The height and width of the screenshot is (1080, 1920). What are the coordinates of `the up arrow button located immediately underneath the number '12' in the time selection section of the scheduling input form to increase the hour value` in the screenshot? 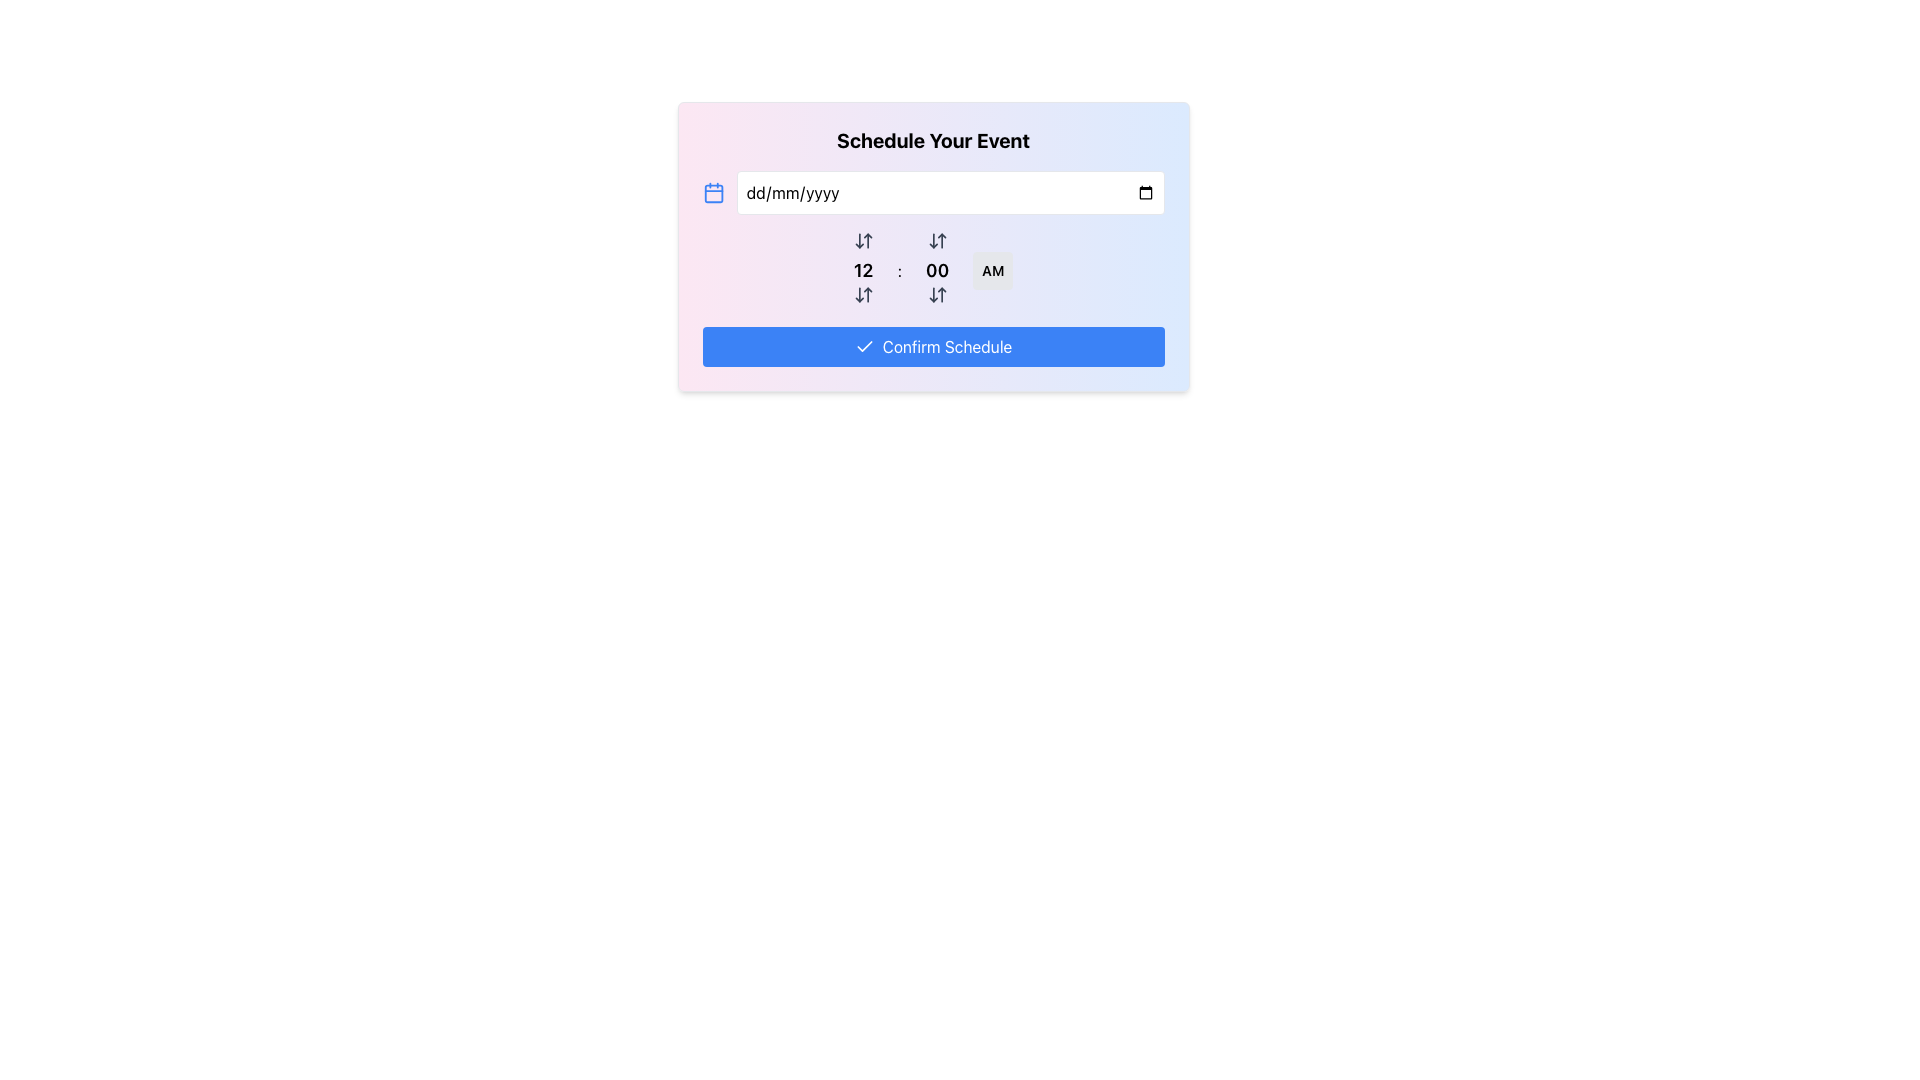 It's located at (863, 294).